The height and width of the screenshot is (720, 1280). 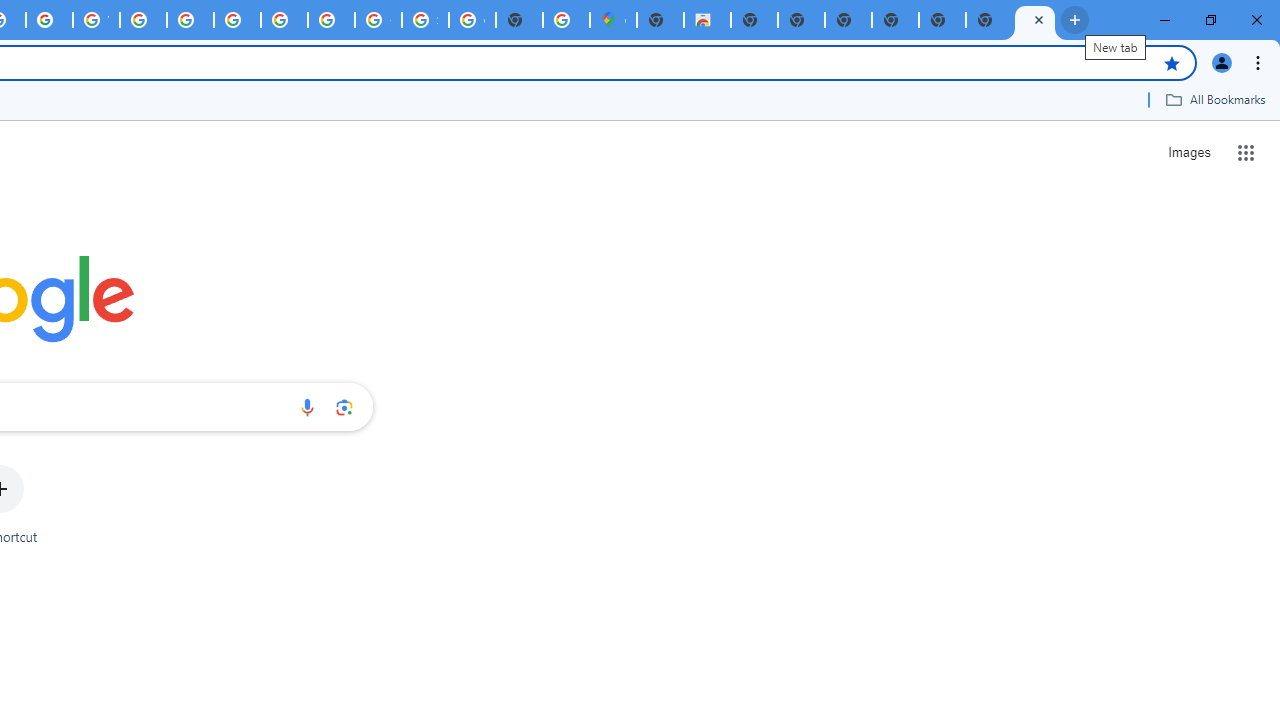 I want to click on 'New Tab', so click(x=1035, y=20).